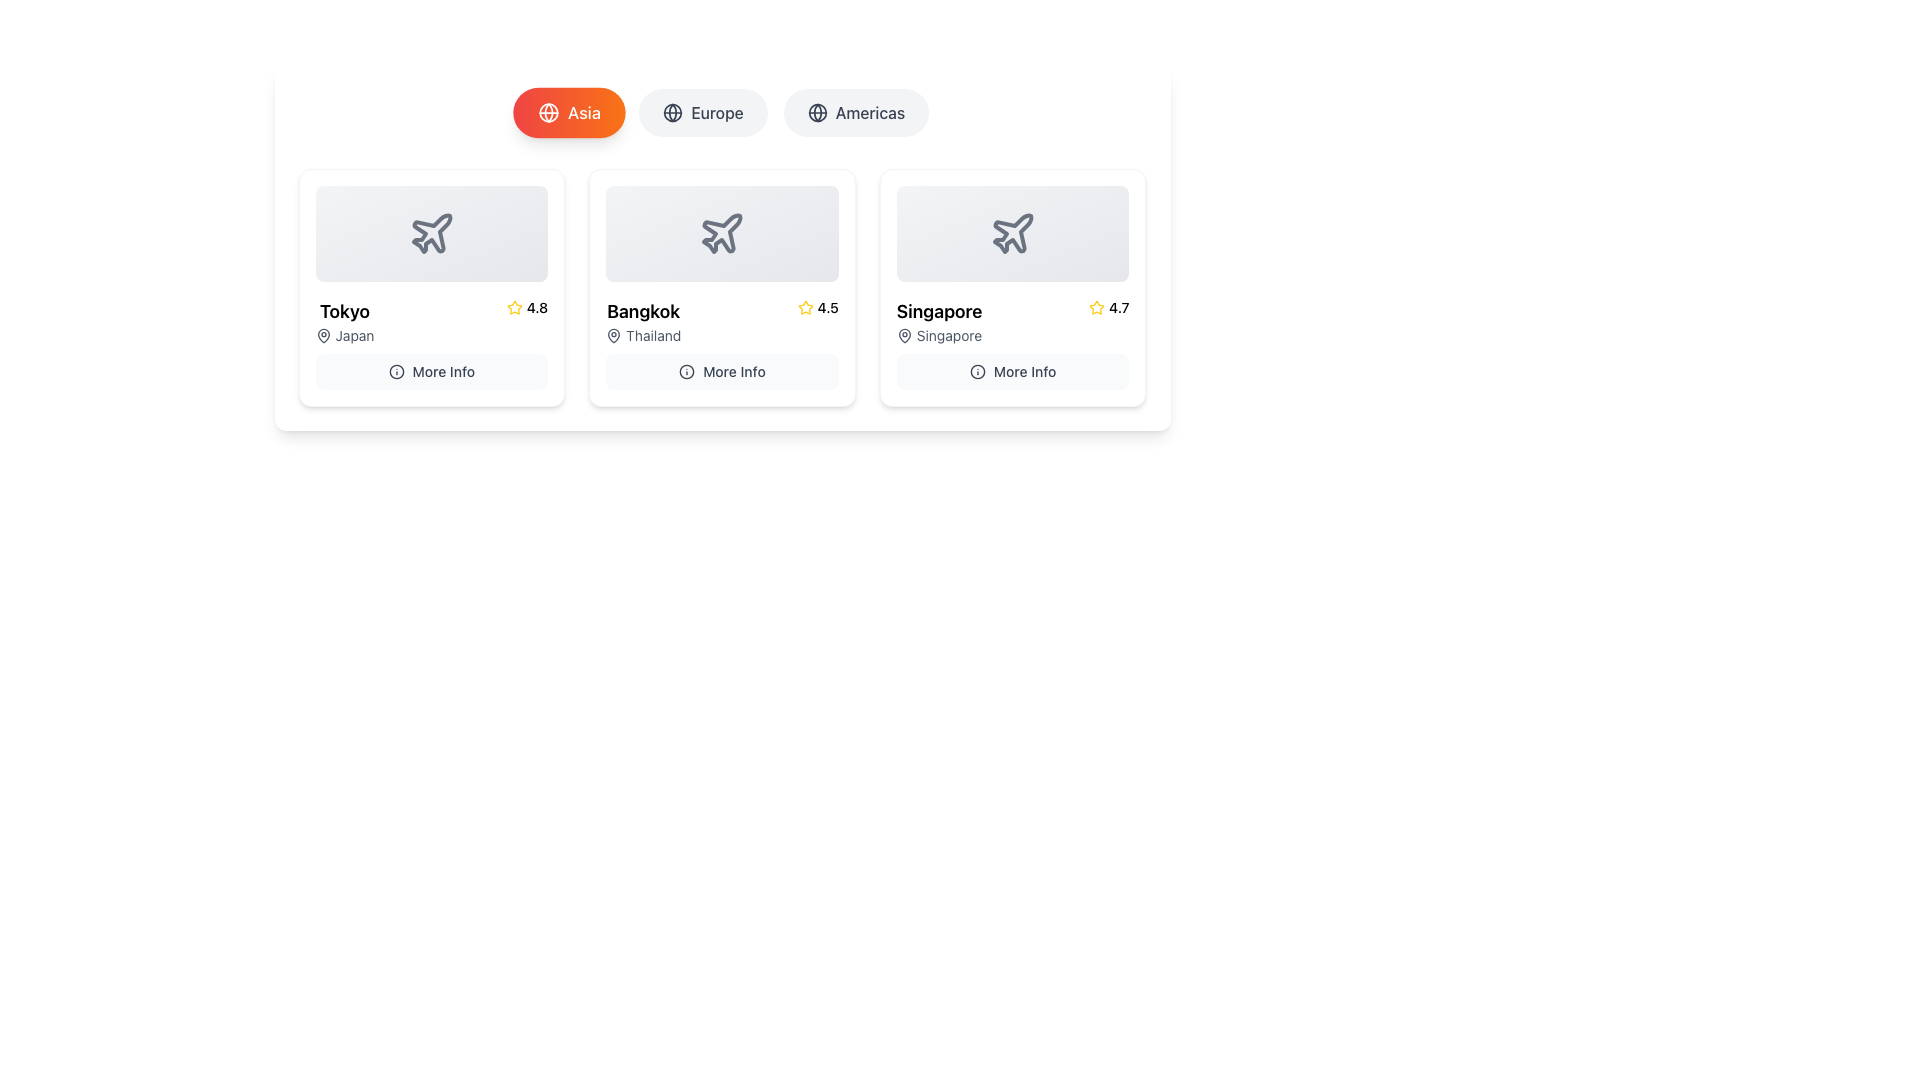  Describe the element at coordinates (514, 308) in the screenshot. I see `the non-interactive star icon that visually represents a rating symbol, located to the left of the numeric rating '4.8'` at that location.